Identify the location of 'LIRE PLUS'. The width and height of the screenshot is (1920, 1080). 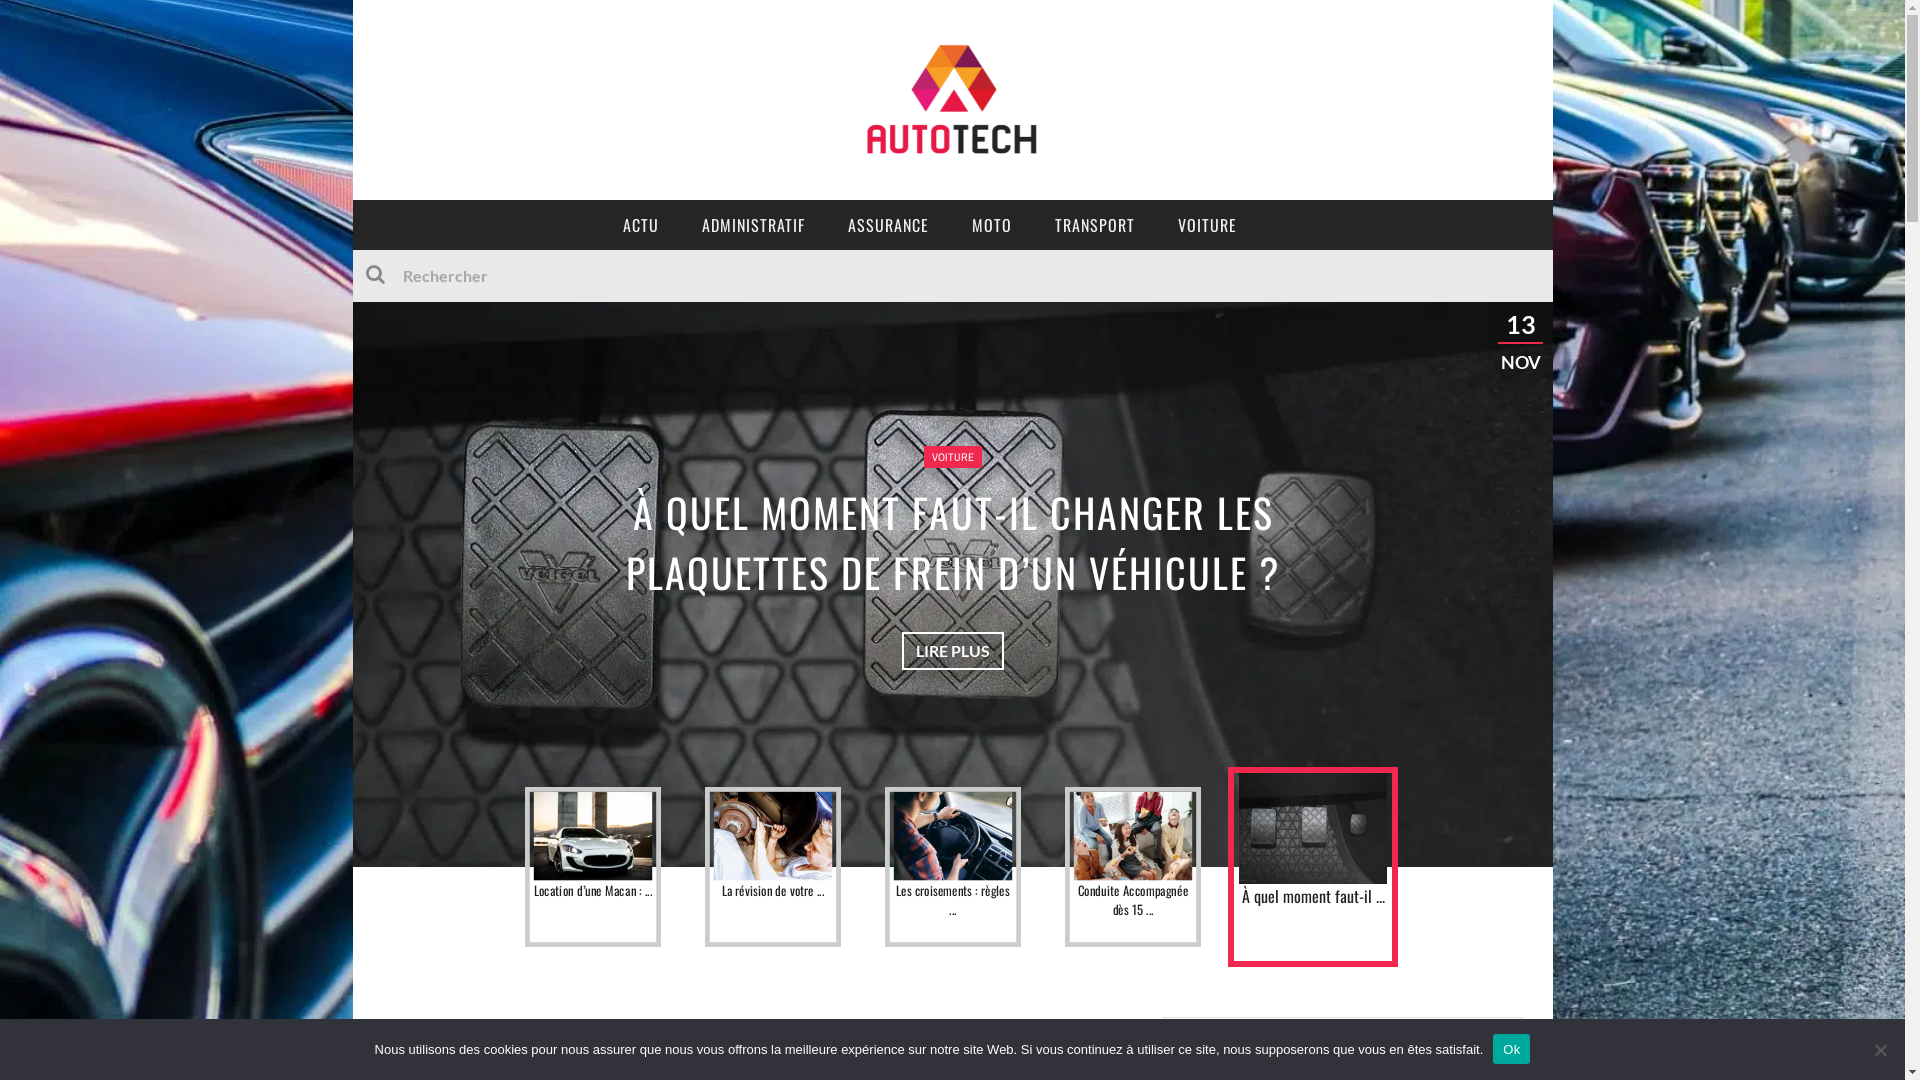
(952, 651).